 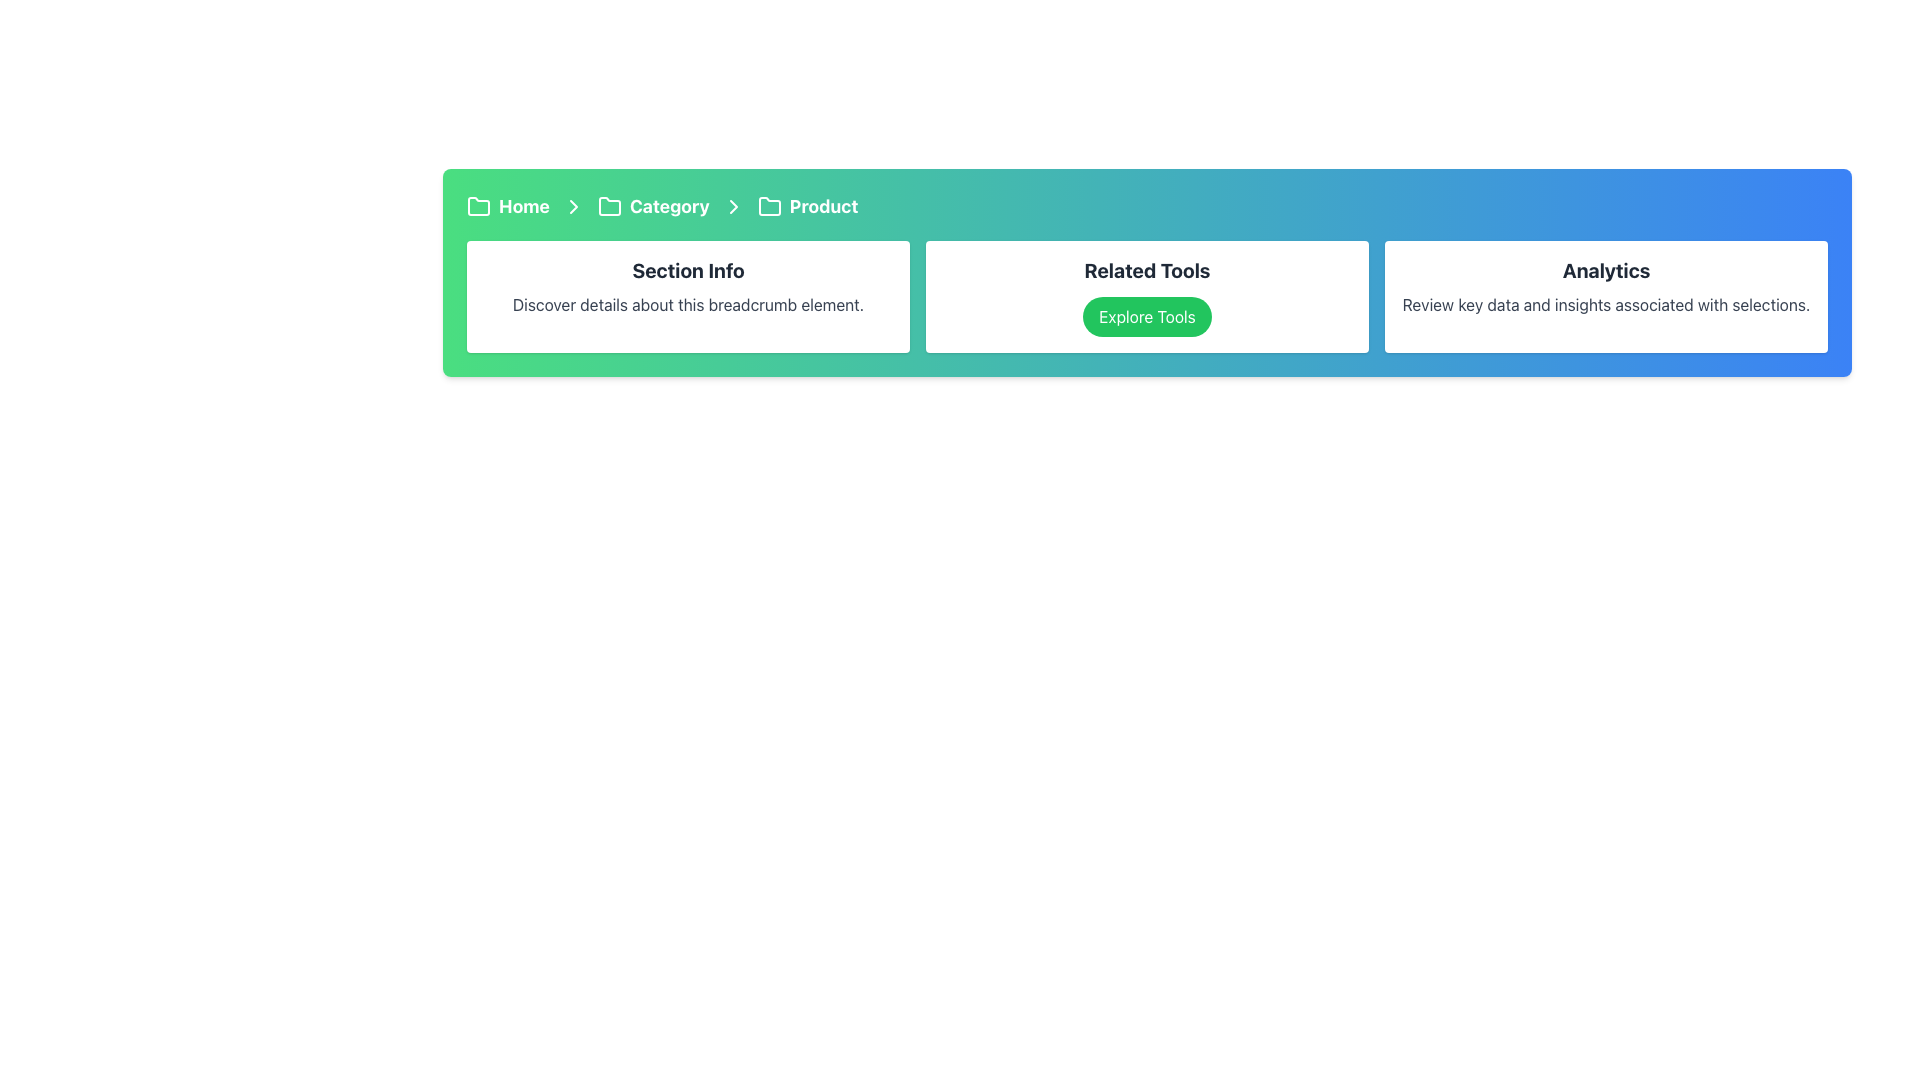 I want to click on the breadcrumb navigation link that guides the user to the 'Product' page, located at the top section of the interface, the last item in the breadcrumb sequence following 'Home > Category', so click(x=808, y=207).